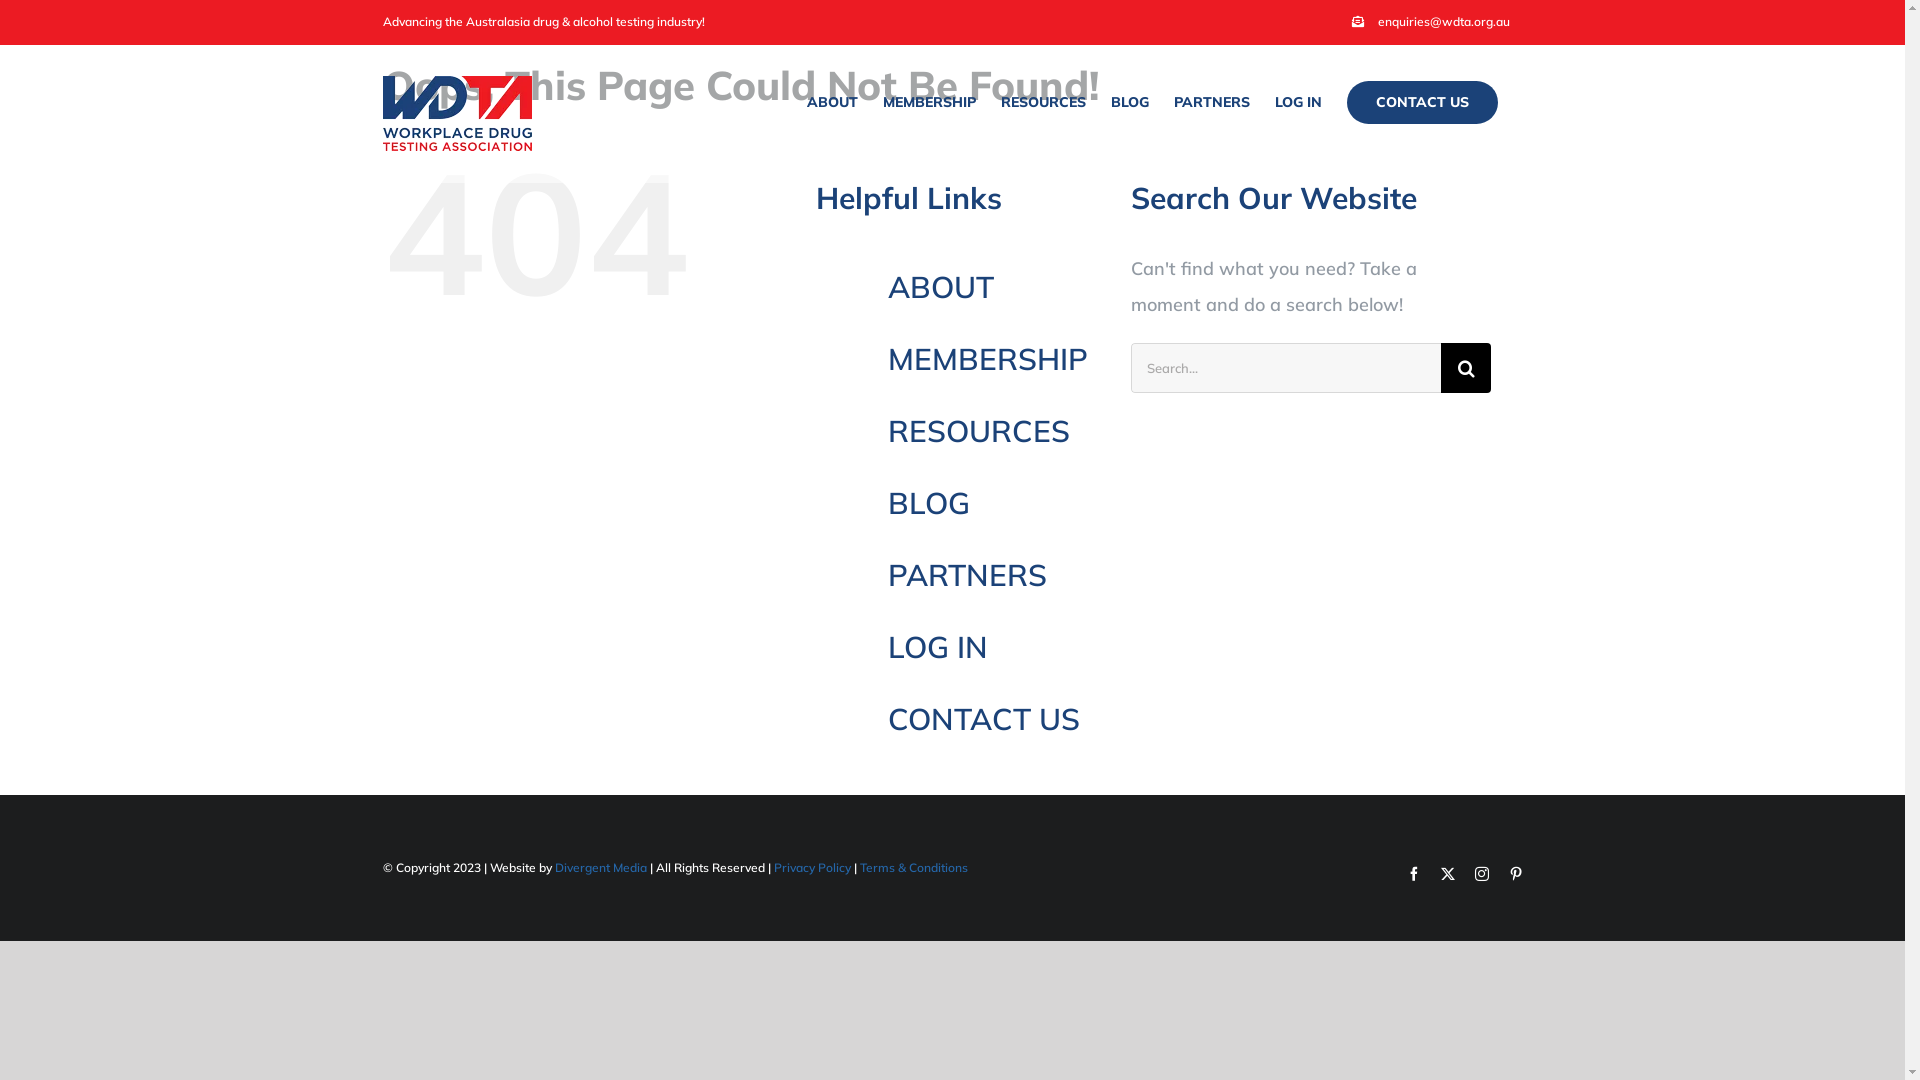 Image resolution: width=1920 pixels, height=1080 pixels. I want to click on 'CONTACT US', so click(1420, 101).